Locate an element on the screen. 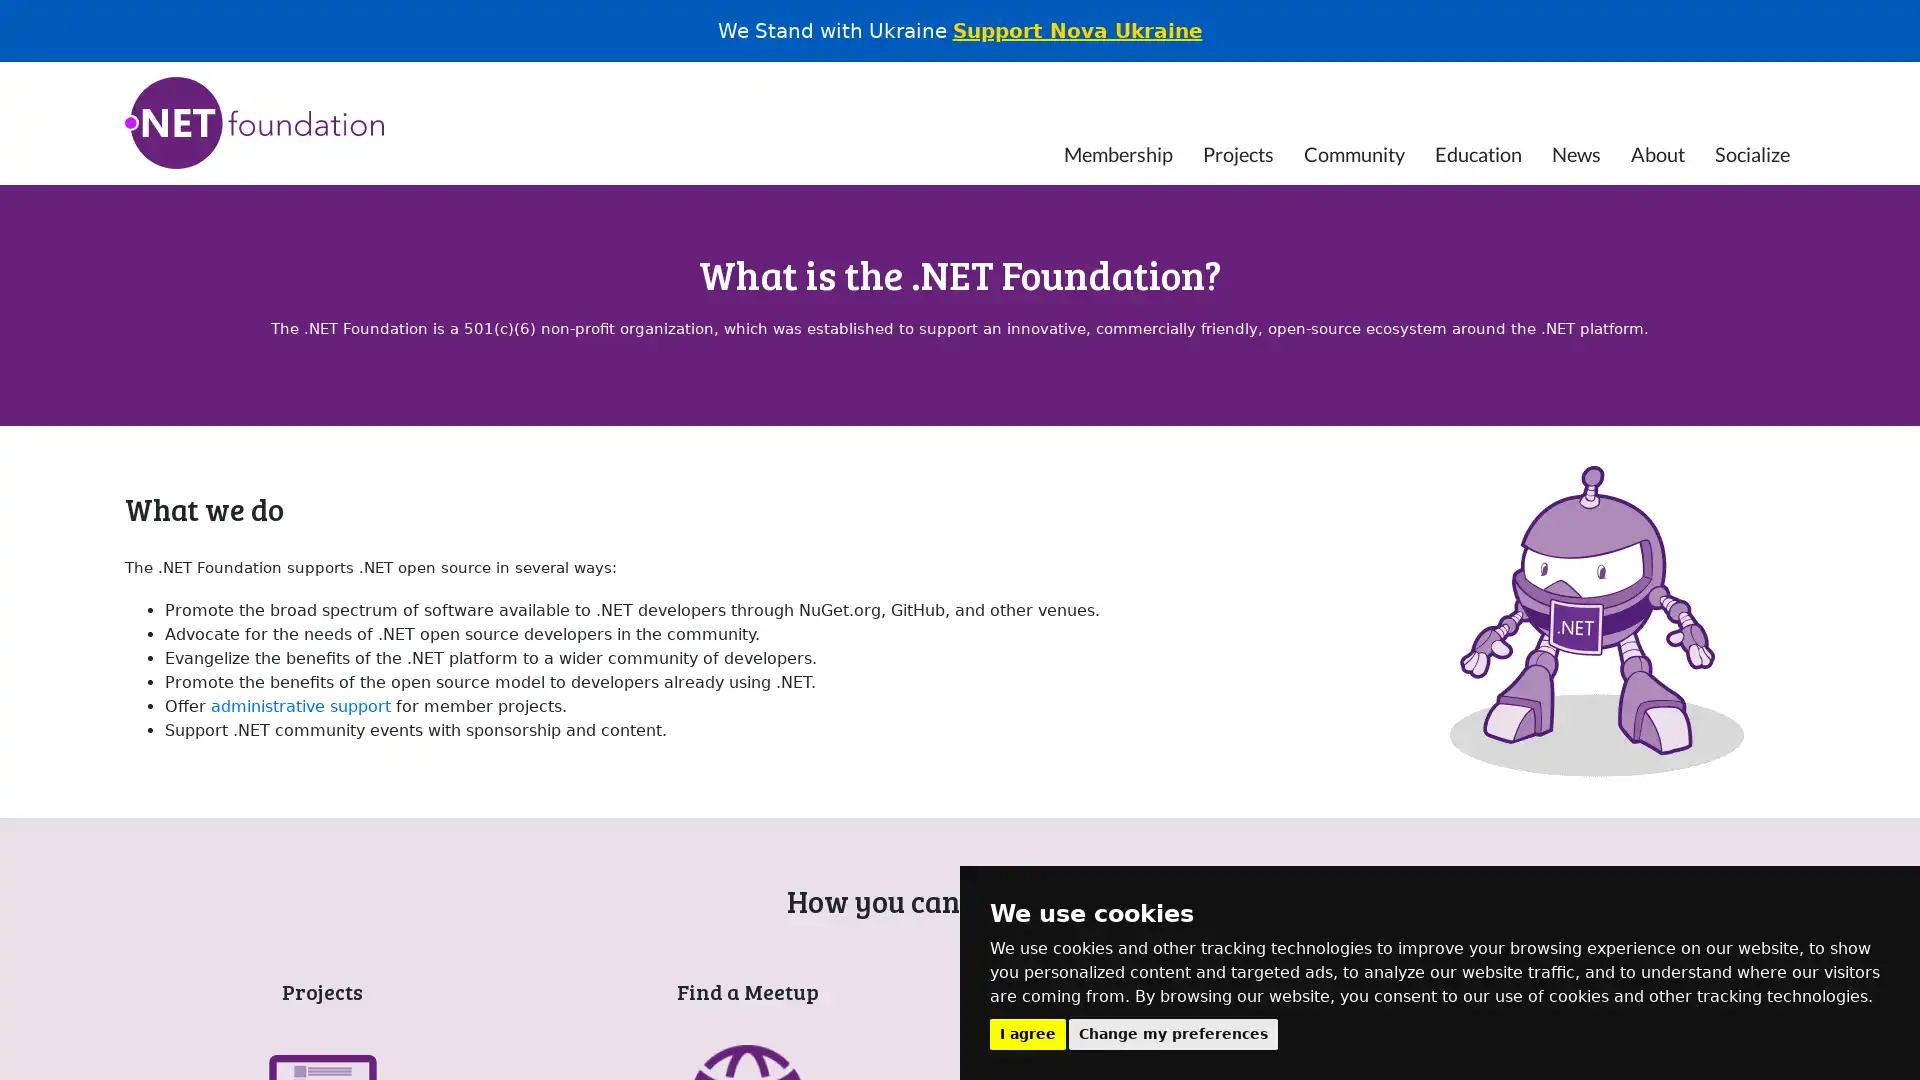  Change my preferences is located at coordinates (1172, 1034).